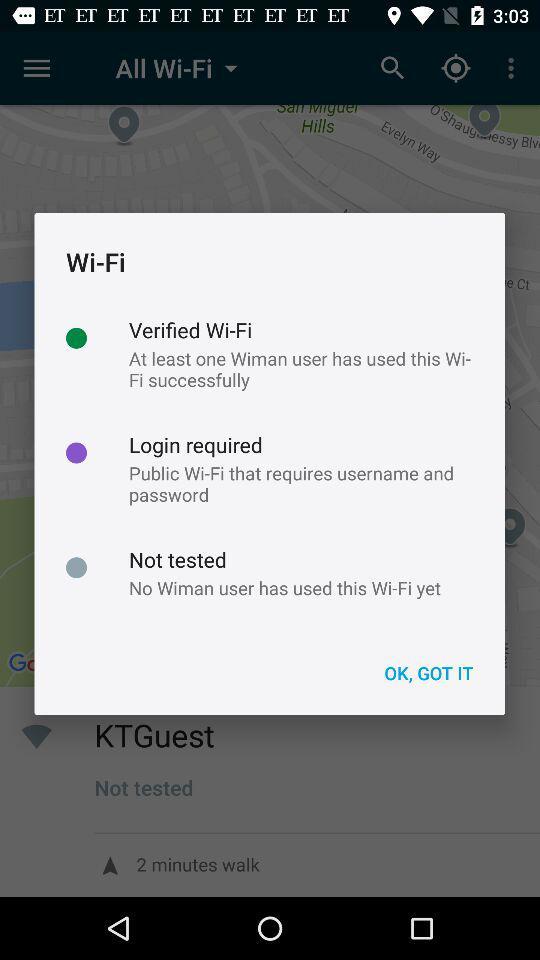  Describe the element at coordinates (427, 673) in the screenshot. I see `the icon below no wiman user` at that location.